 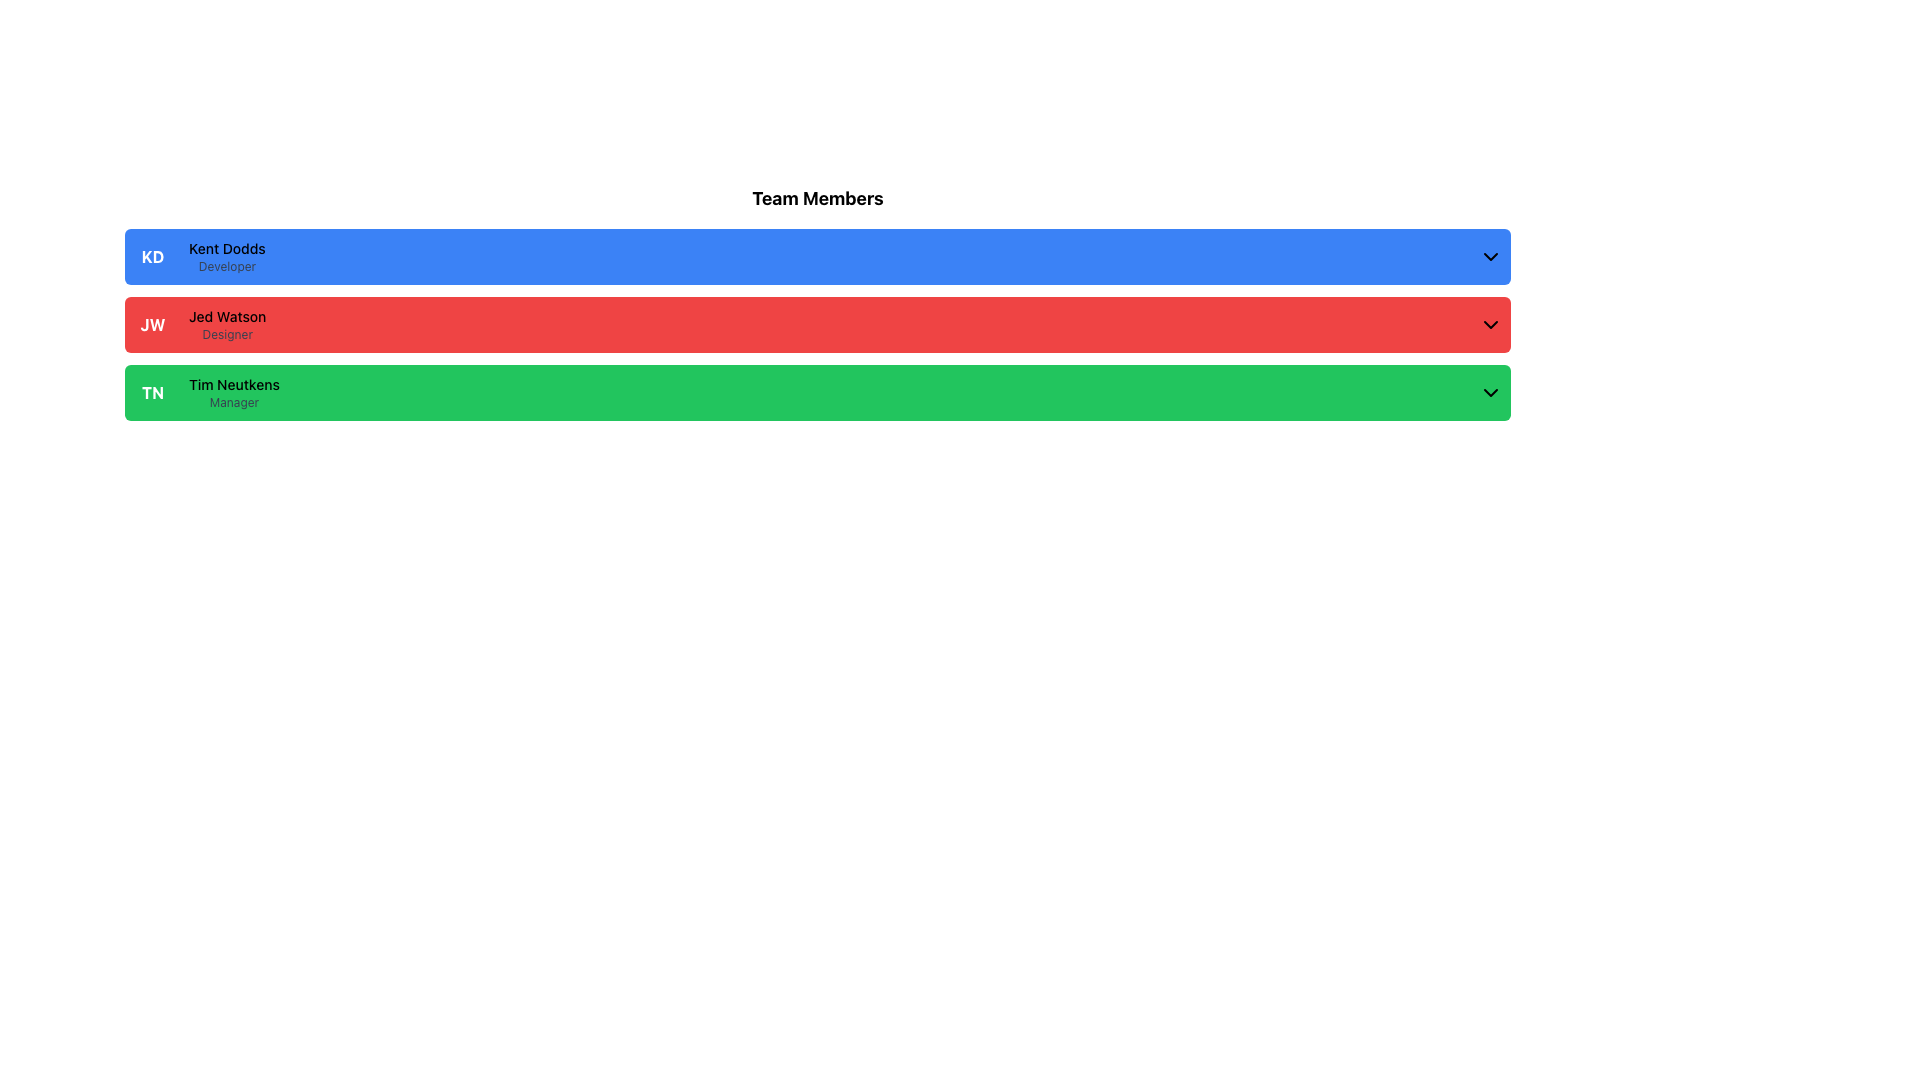 I want to click on the text label displaying 'Developer', which is styled in a small and light font and located below 'Kent Dodds' within a blue rectangular area, so click(x=227, y=265).